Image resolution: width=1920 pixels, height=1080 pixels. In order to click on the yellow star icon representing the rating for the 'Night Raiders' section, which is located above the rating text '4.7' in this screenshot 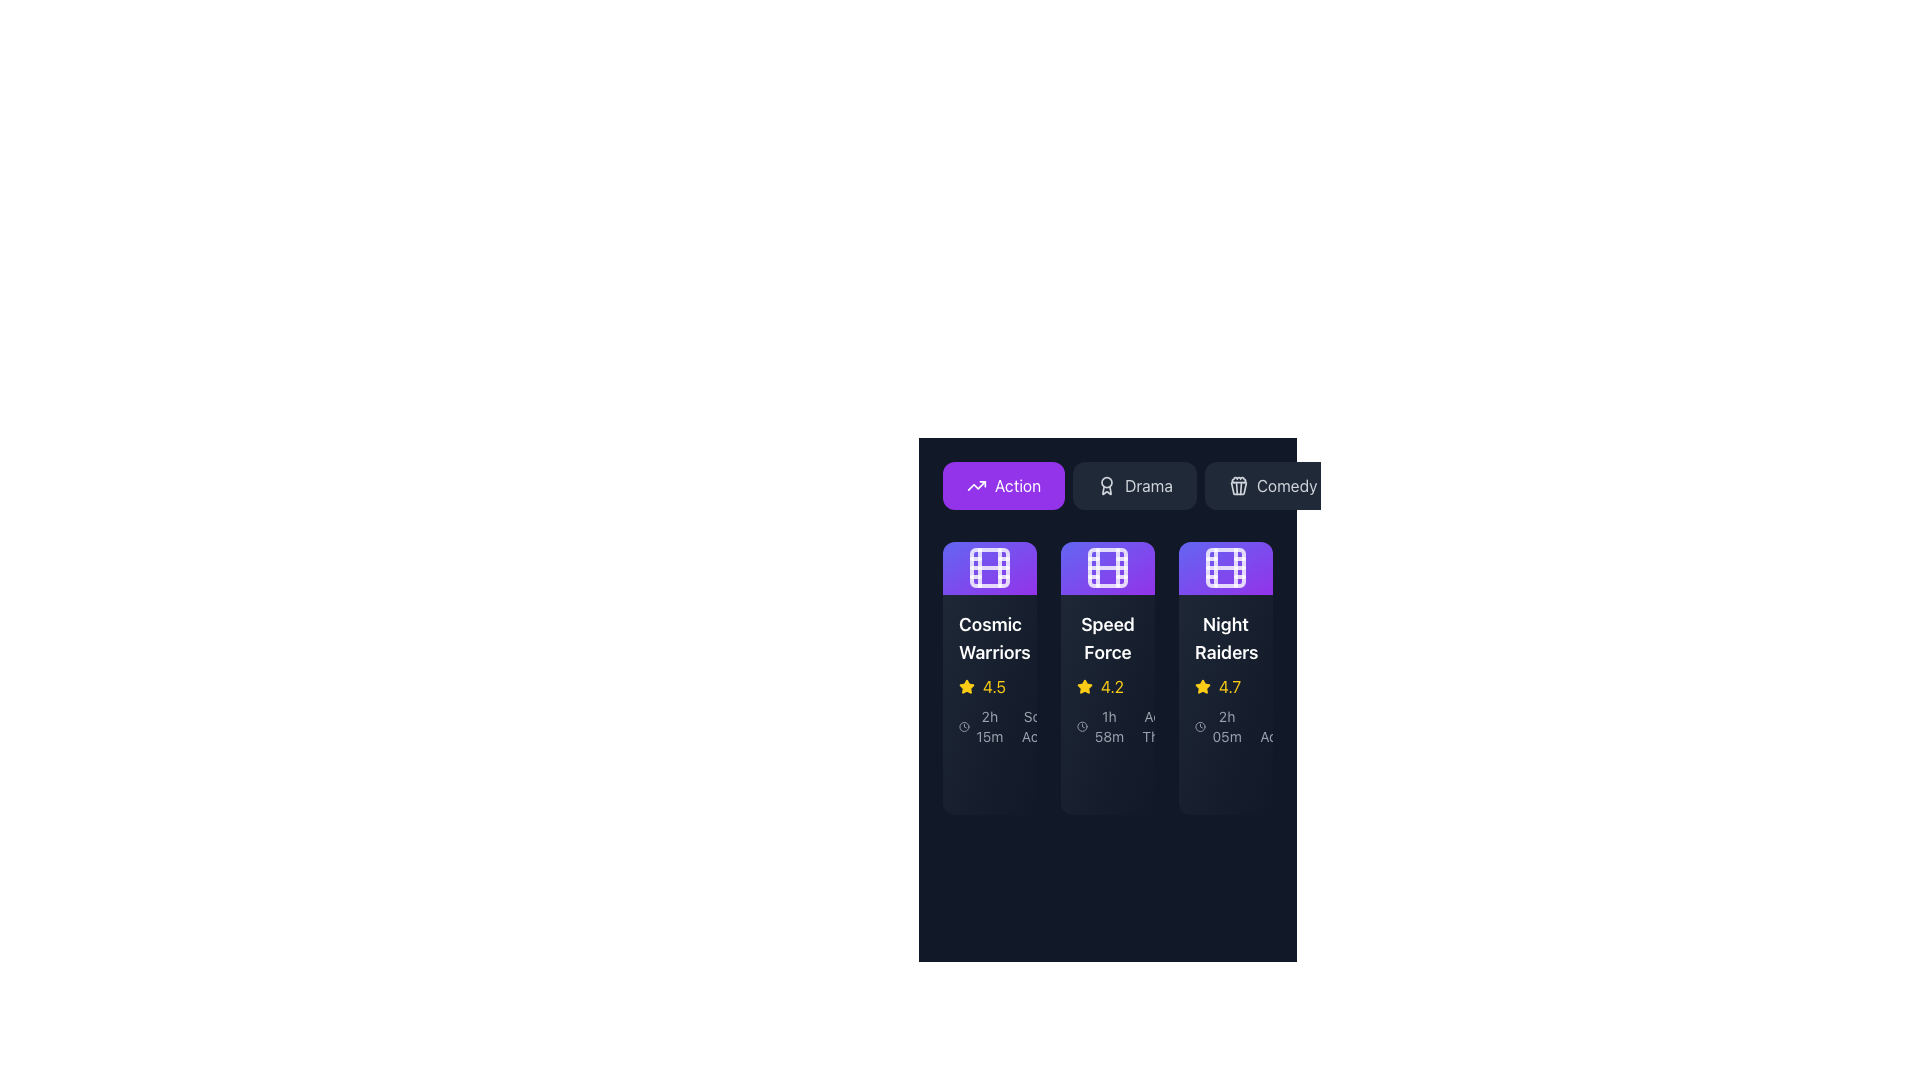, I will do `click(966, 685)`.